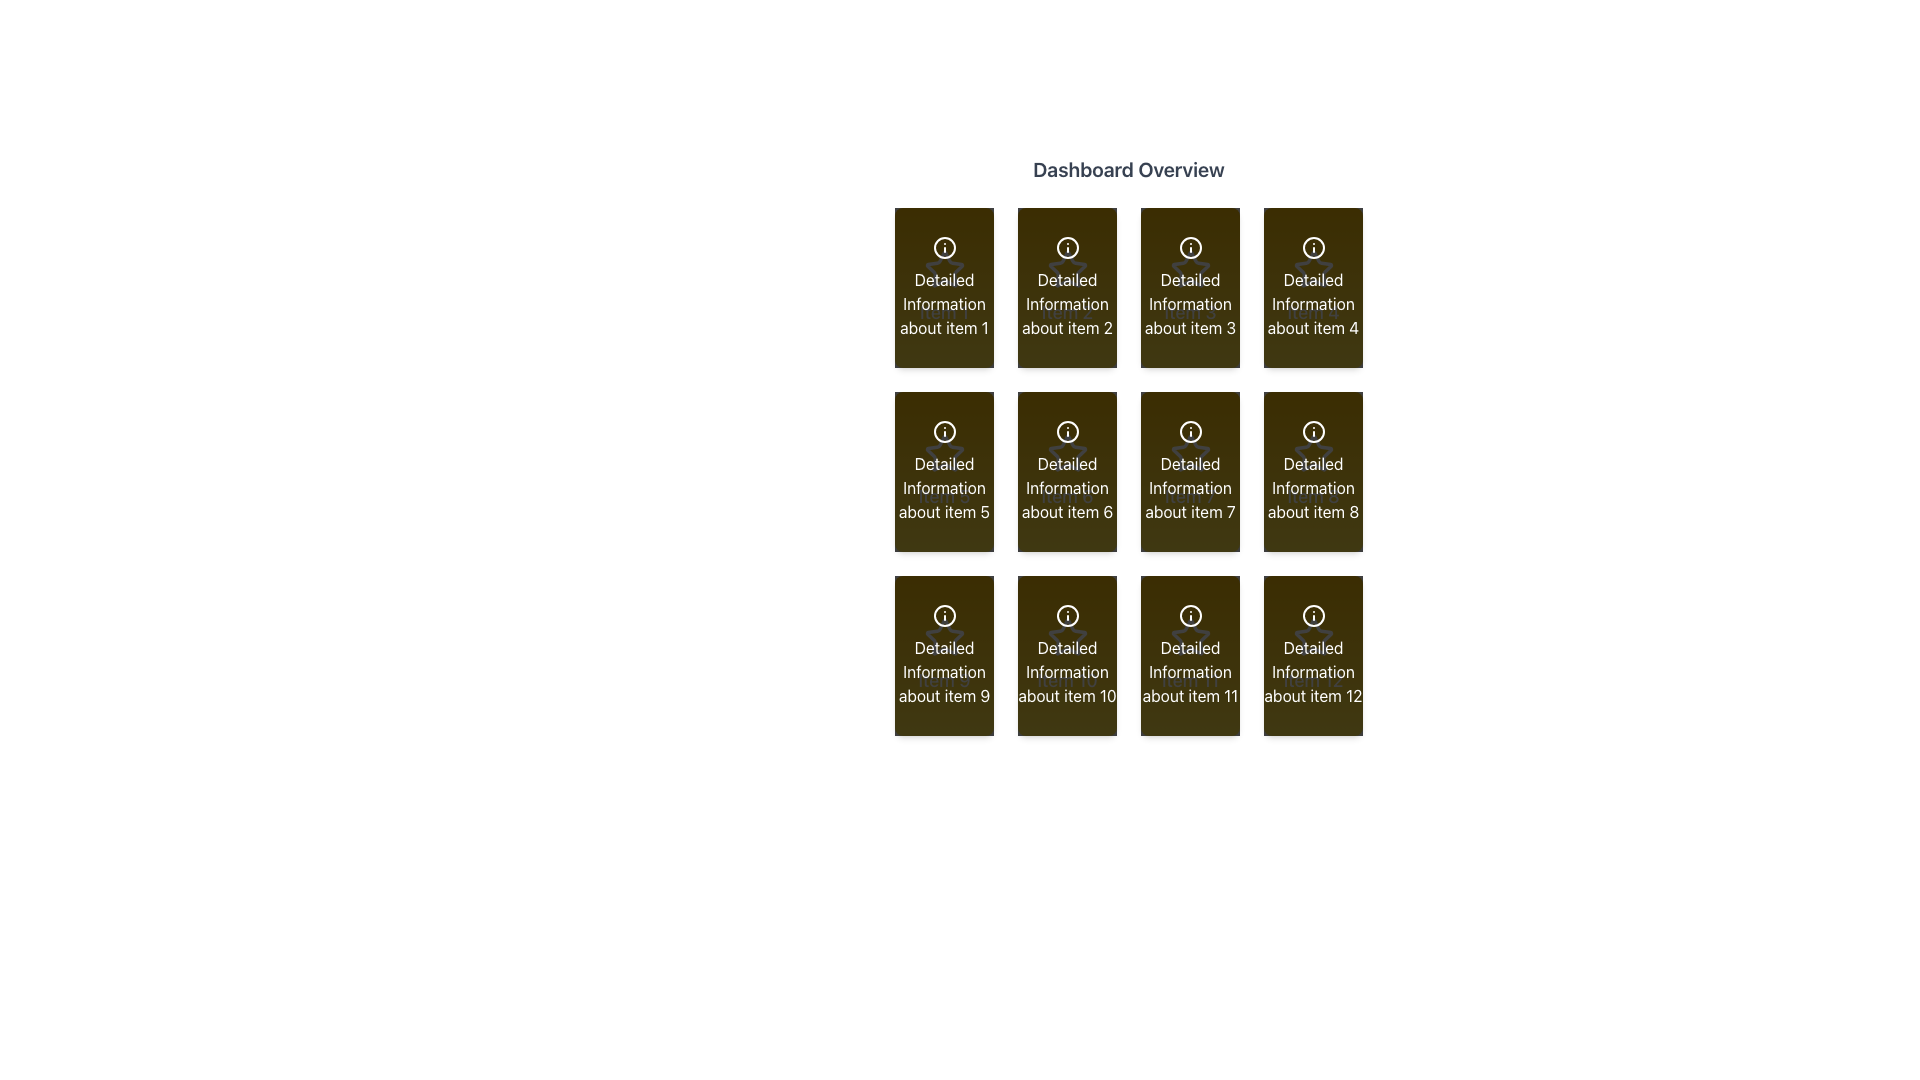  I want to click on the text label that displays the description for item 8, located in the second row and fourth column of the grid layout, so click(1313, 488).